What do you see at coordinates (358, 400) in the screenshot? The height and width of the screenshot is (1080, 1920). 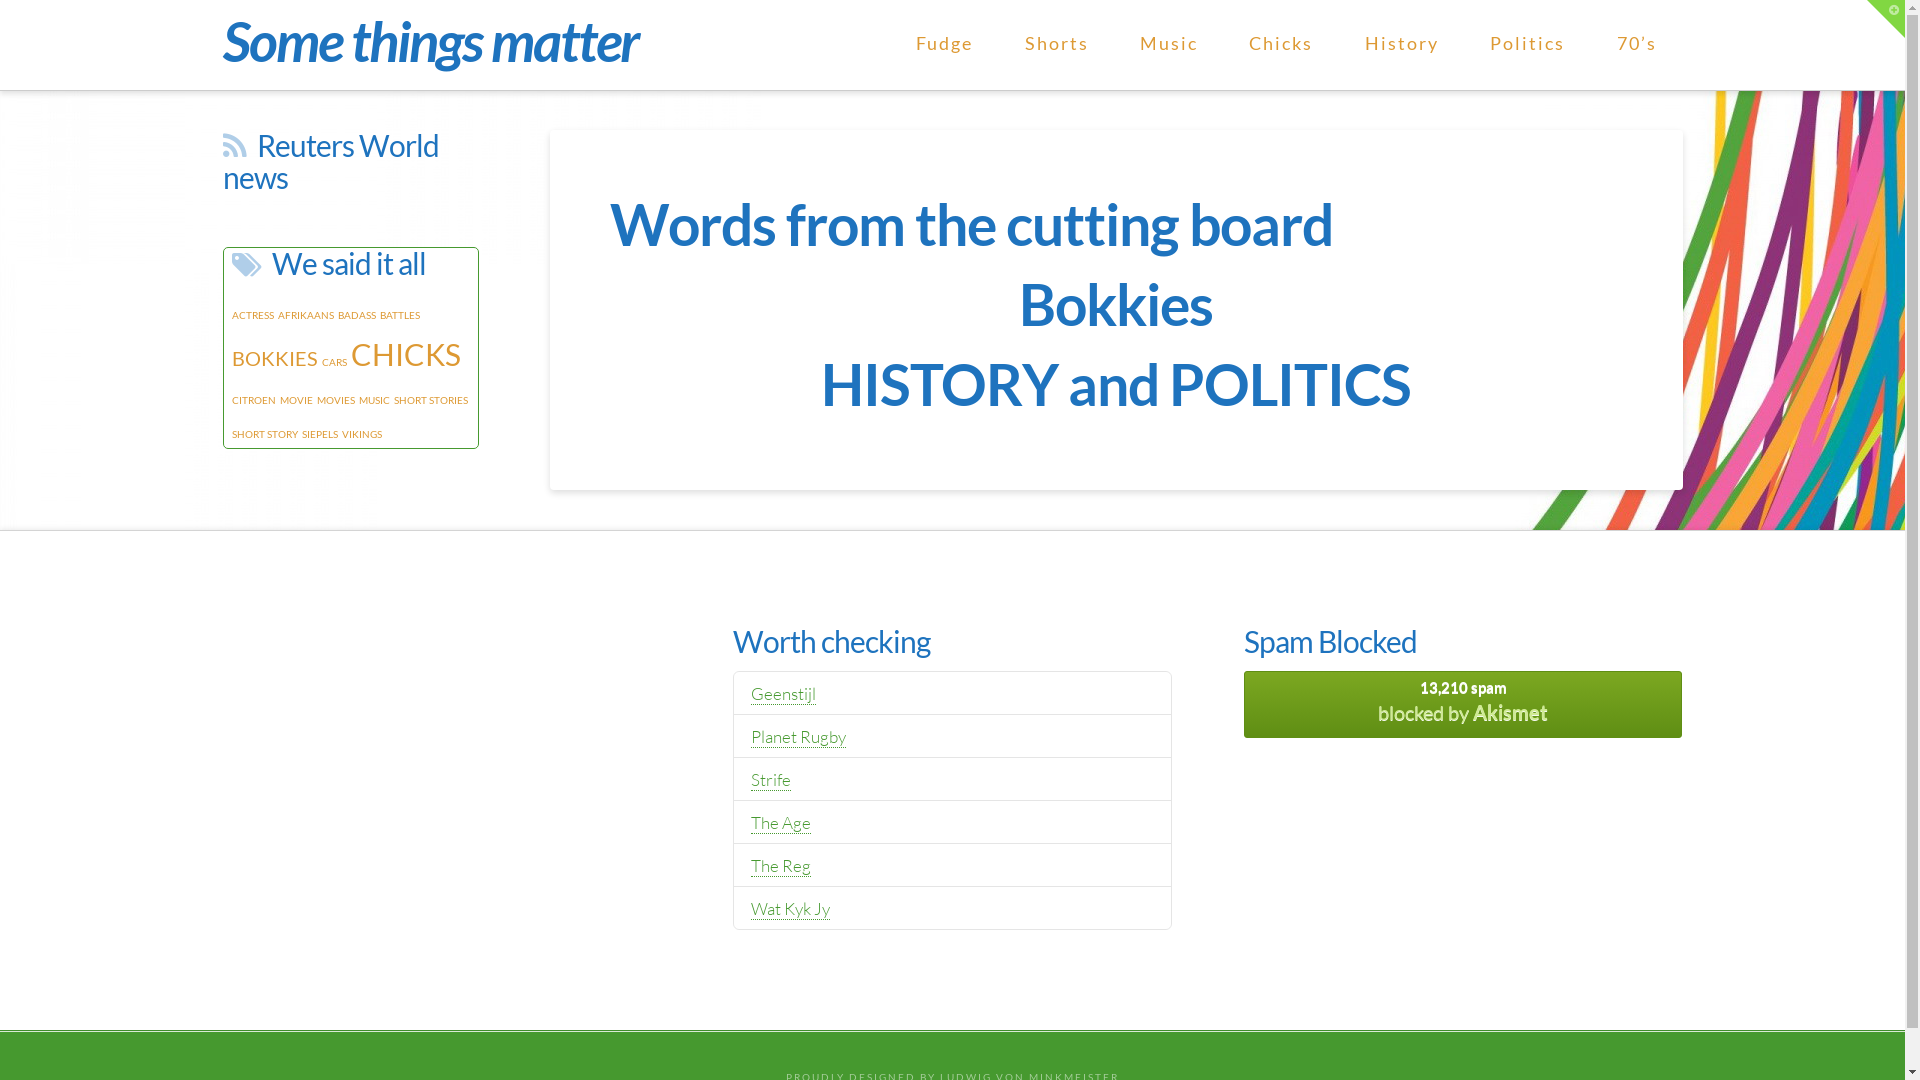 I see `'MUSIC'` at bounding box center [358, 400].